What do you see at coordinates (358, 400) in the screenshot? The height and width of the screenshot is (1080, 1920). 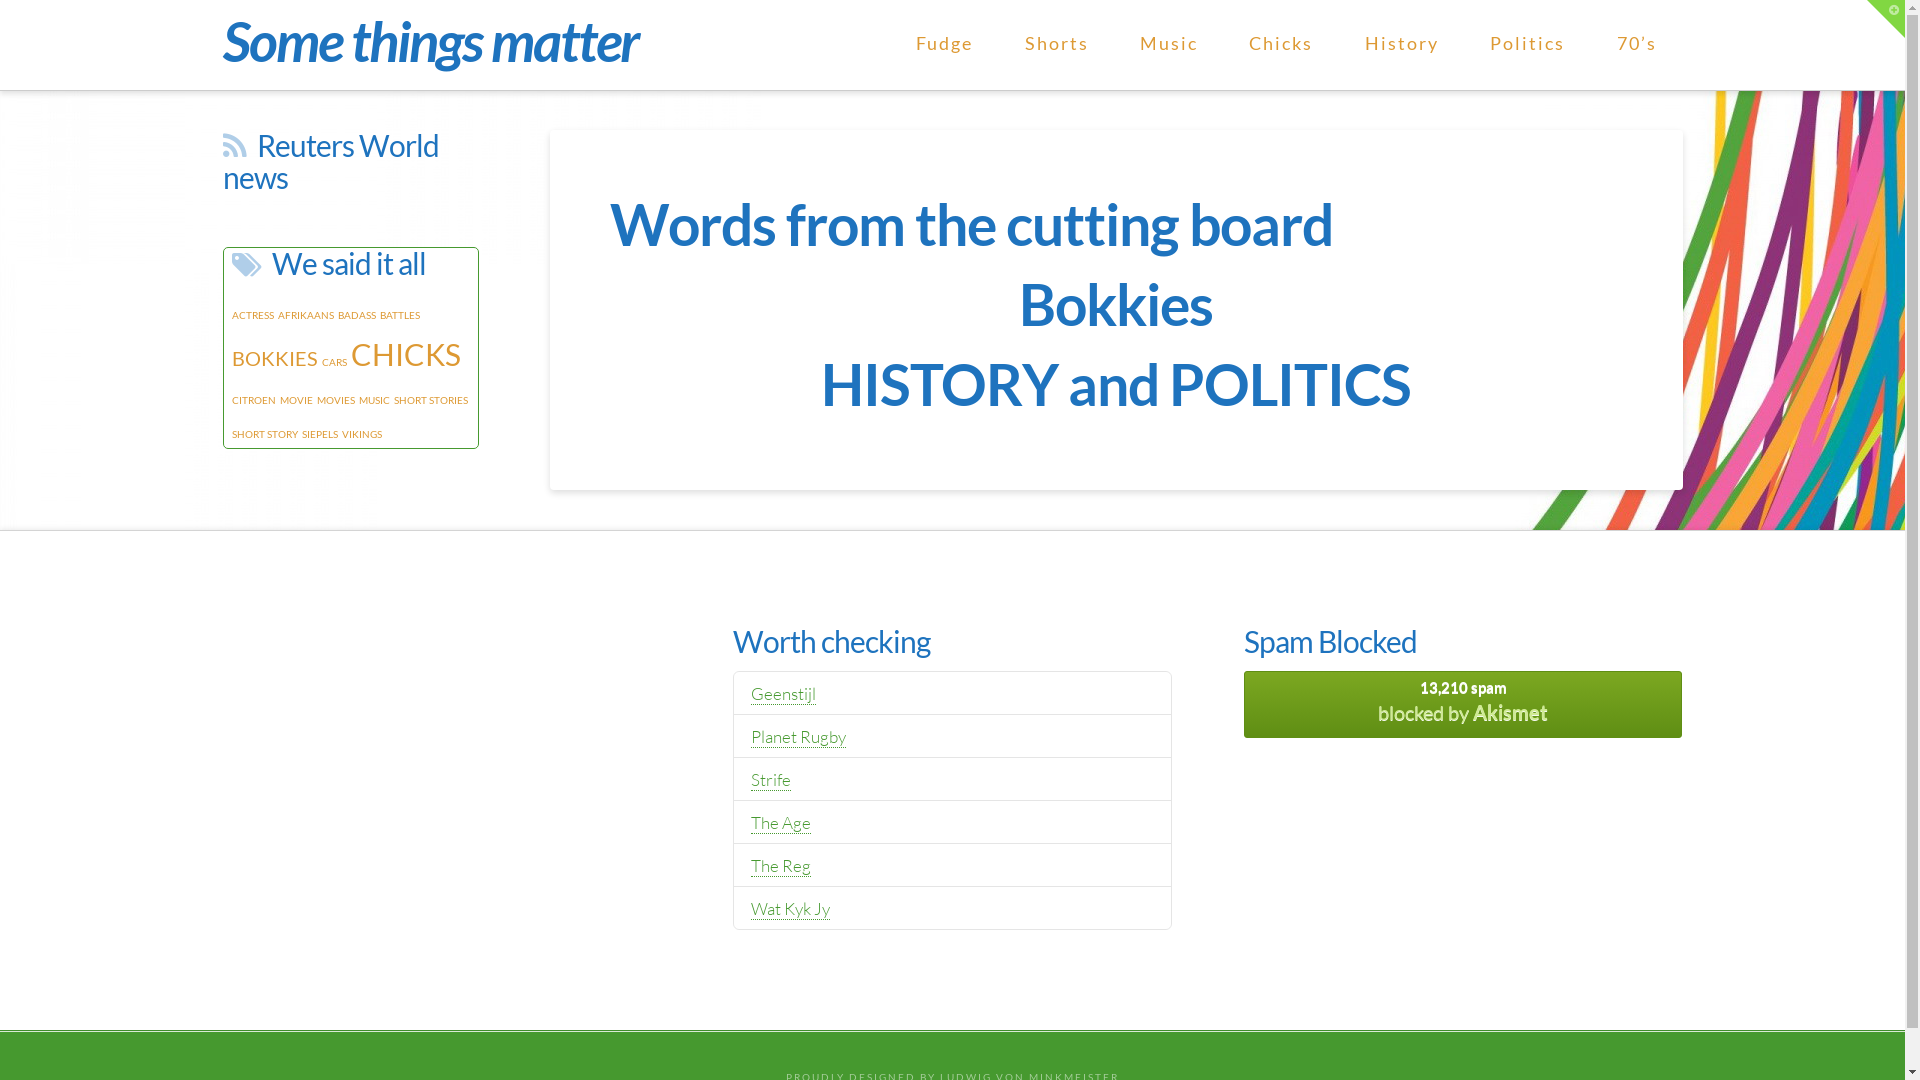 I see `'MUSIC'` at bounding box center [358, 400].